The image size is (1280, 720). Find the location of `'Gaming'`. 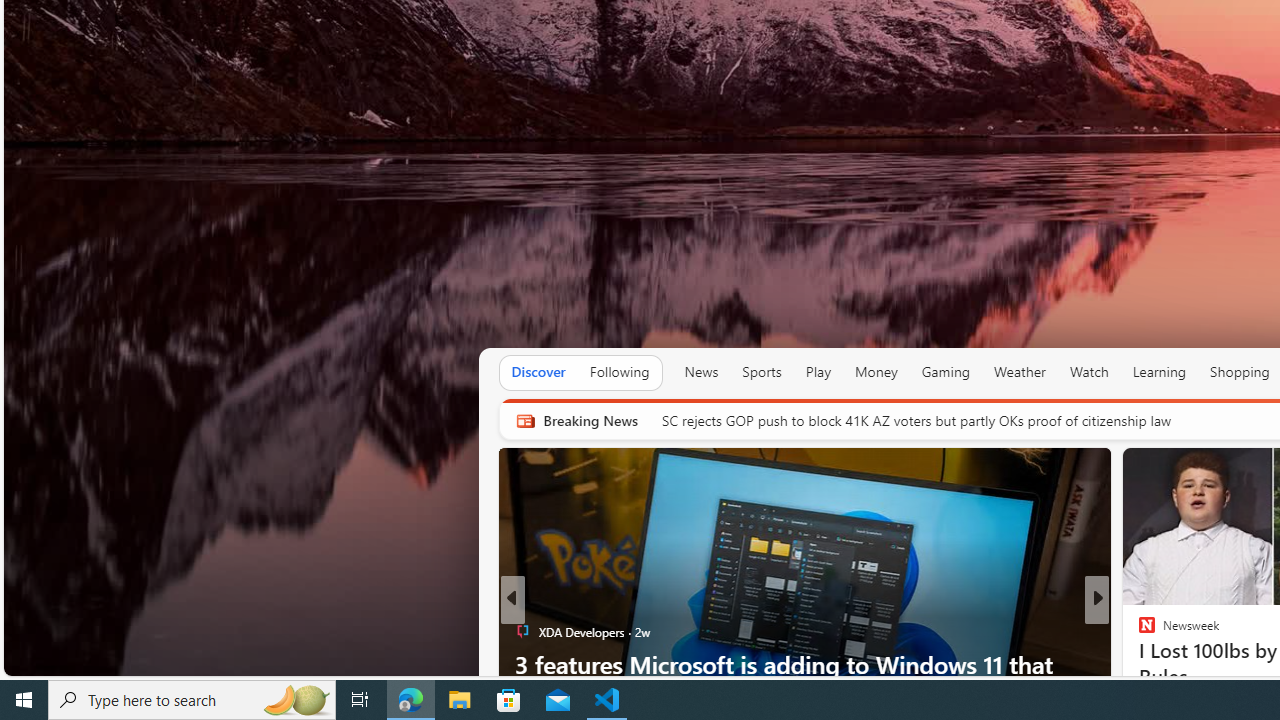

'Gaming' is located at coordinates (944, 371).